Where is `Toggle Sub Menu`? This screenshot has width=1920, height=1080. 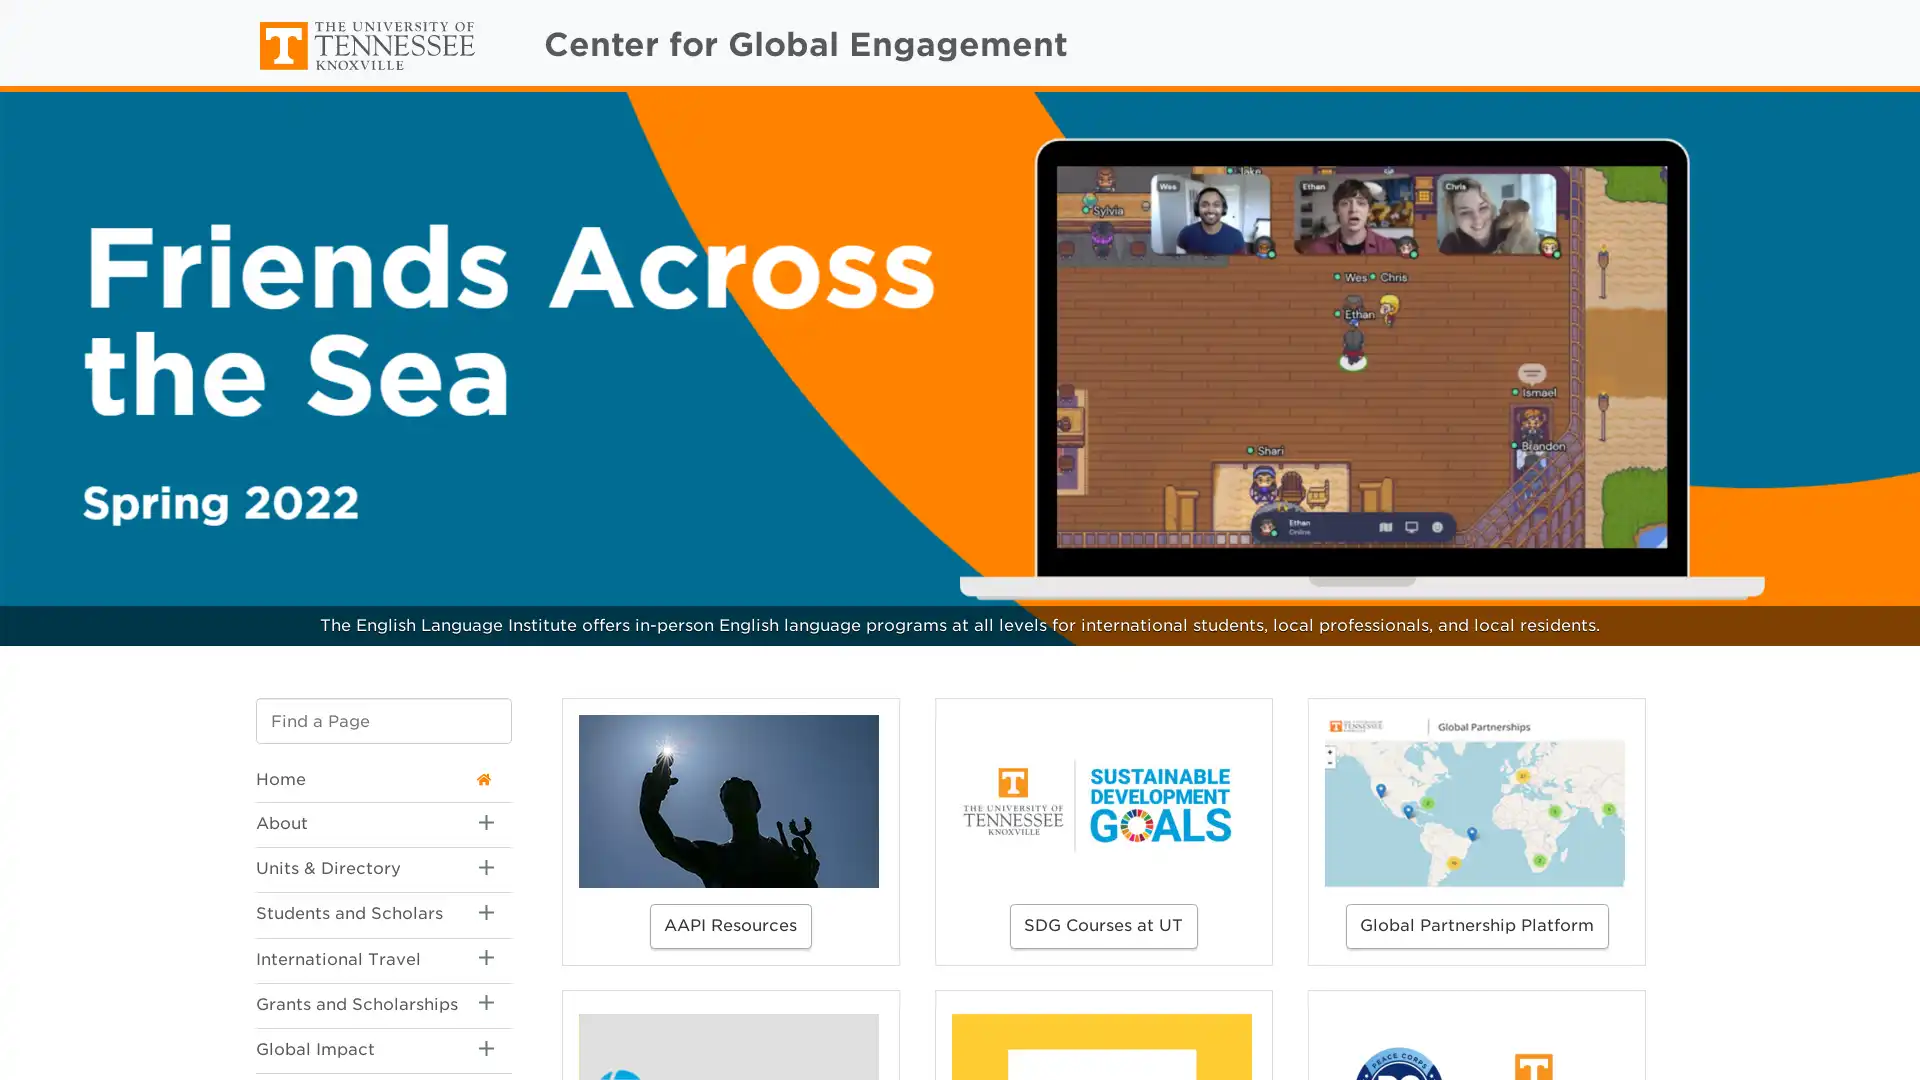 Toggle Sub Menu is located at coordinates (485, 1005).